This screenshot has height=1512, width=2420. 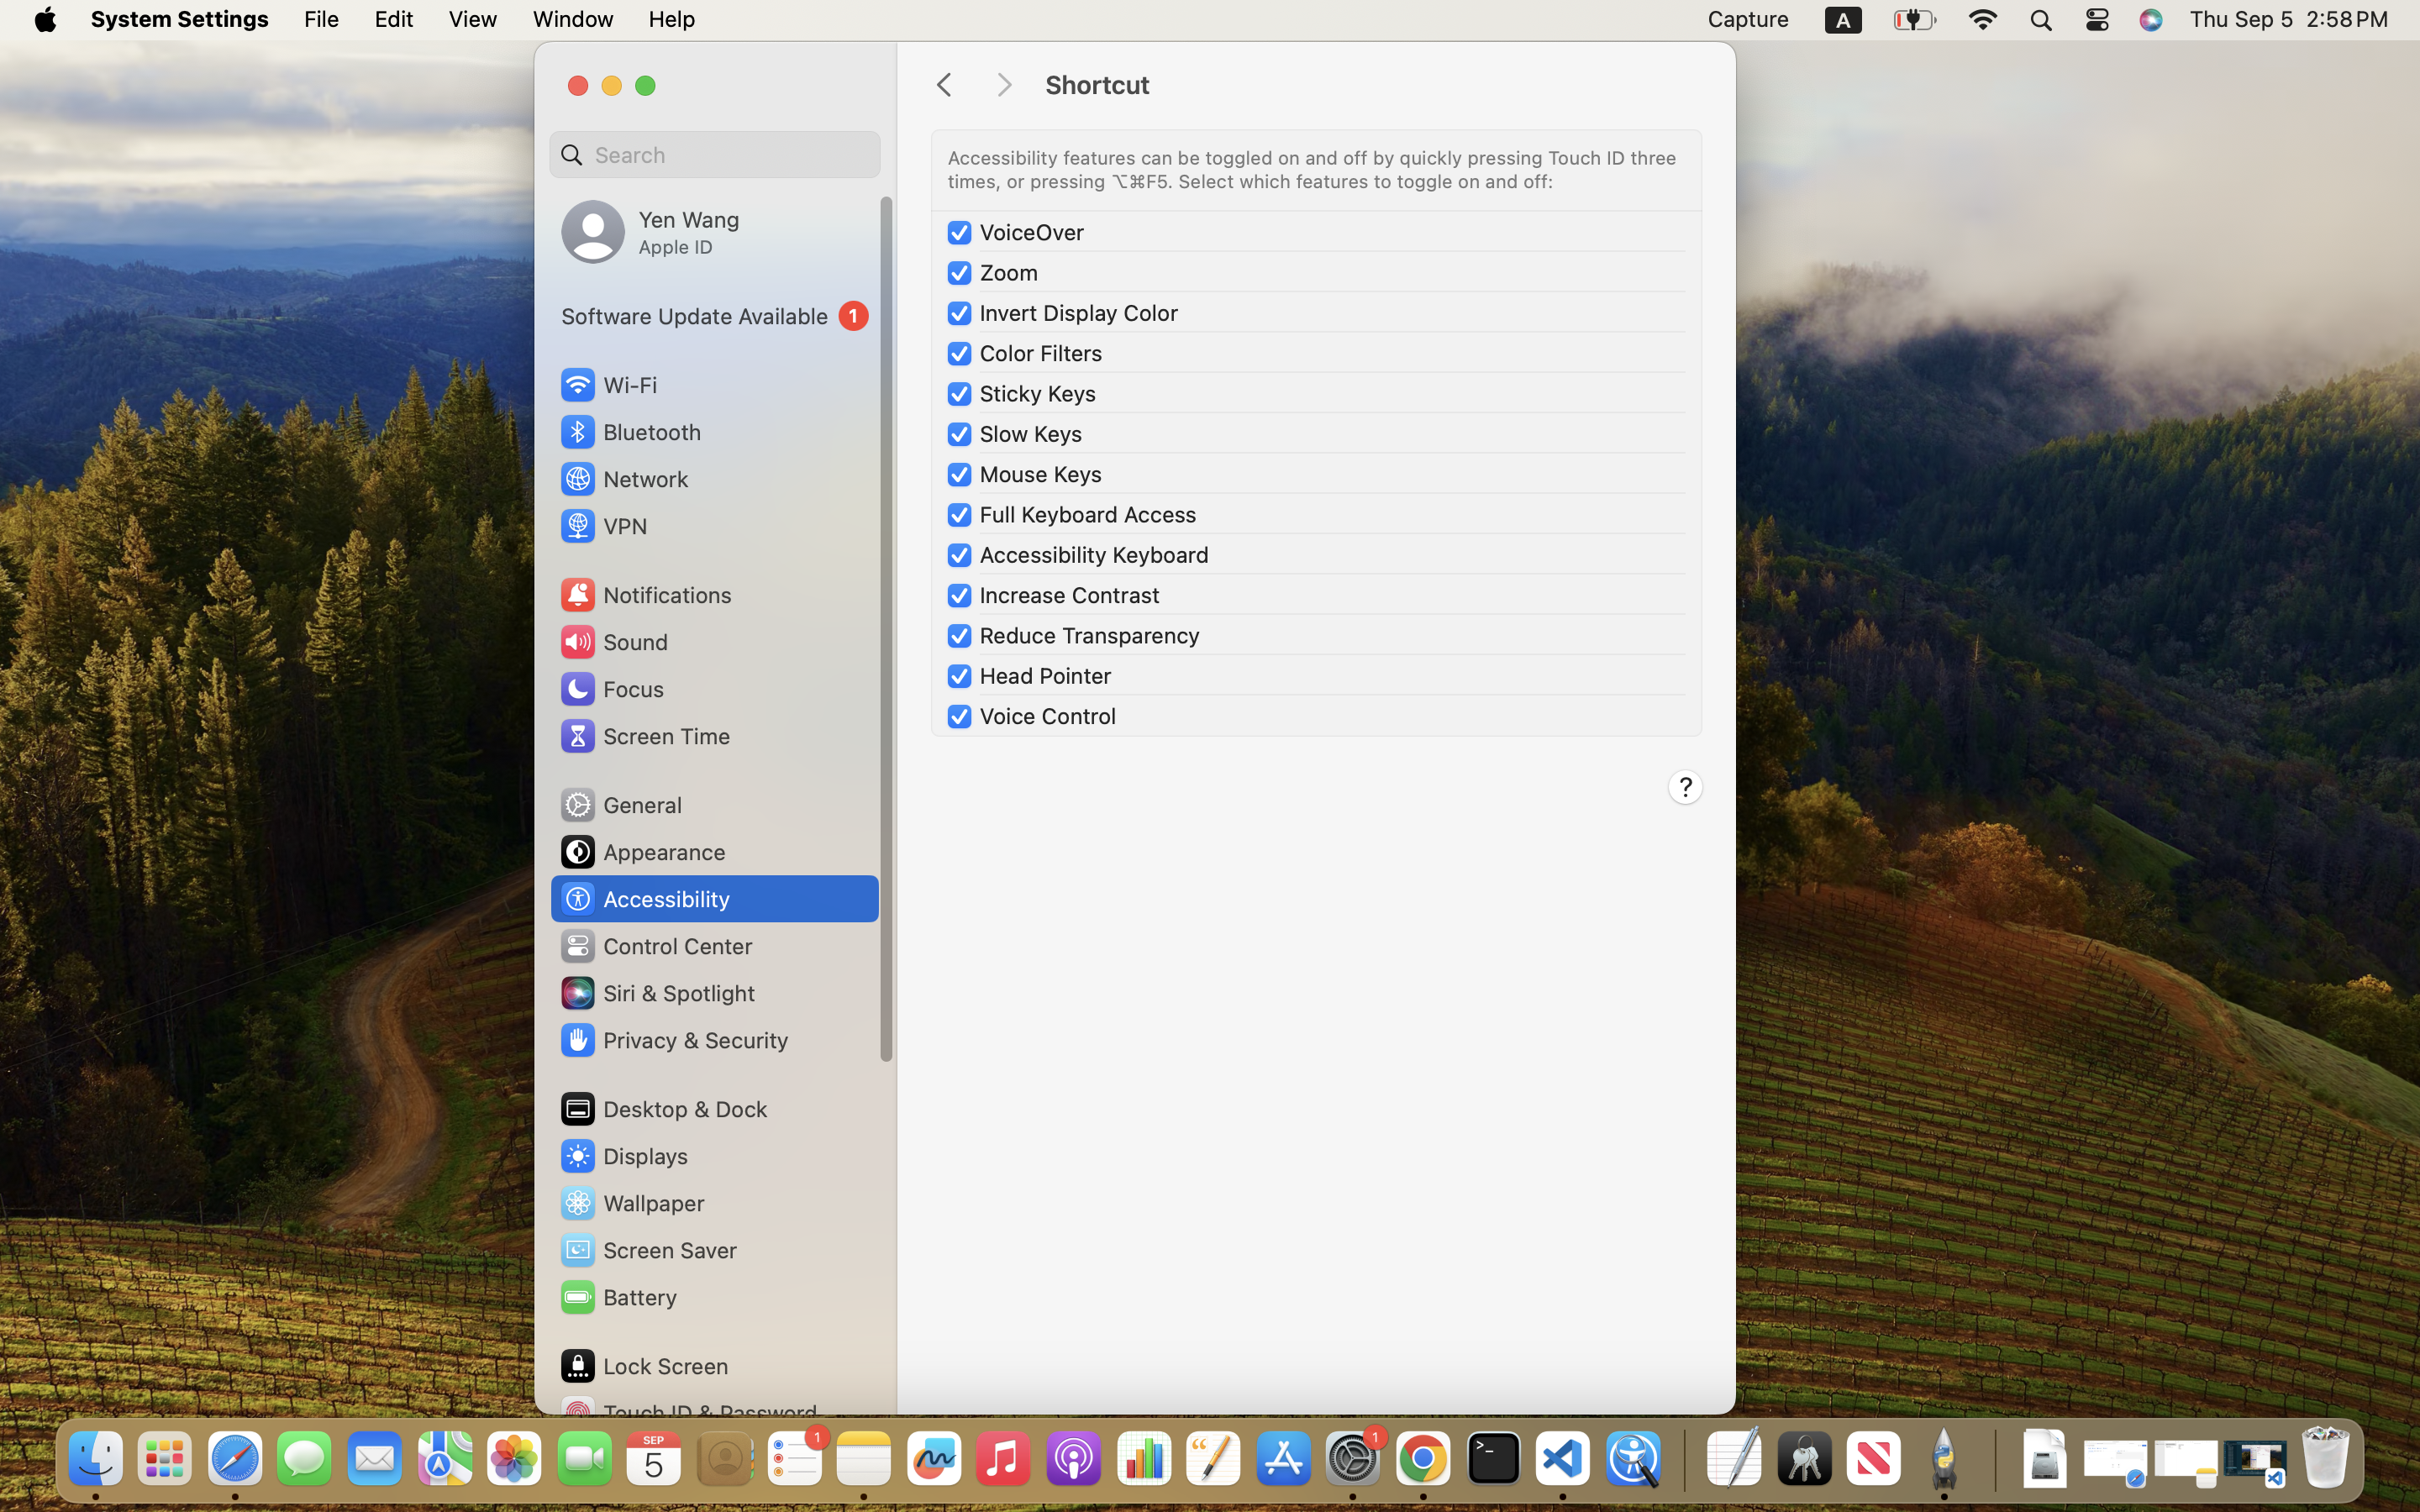 I want to click on 'Lock Screen', so click(x=644, y=1364).